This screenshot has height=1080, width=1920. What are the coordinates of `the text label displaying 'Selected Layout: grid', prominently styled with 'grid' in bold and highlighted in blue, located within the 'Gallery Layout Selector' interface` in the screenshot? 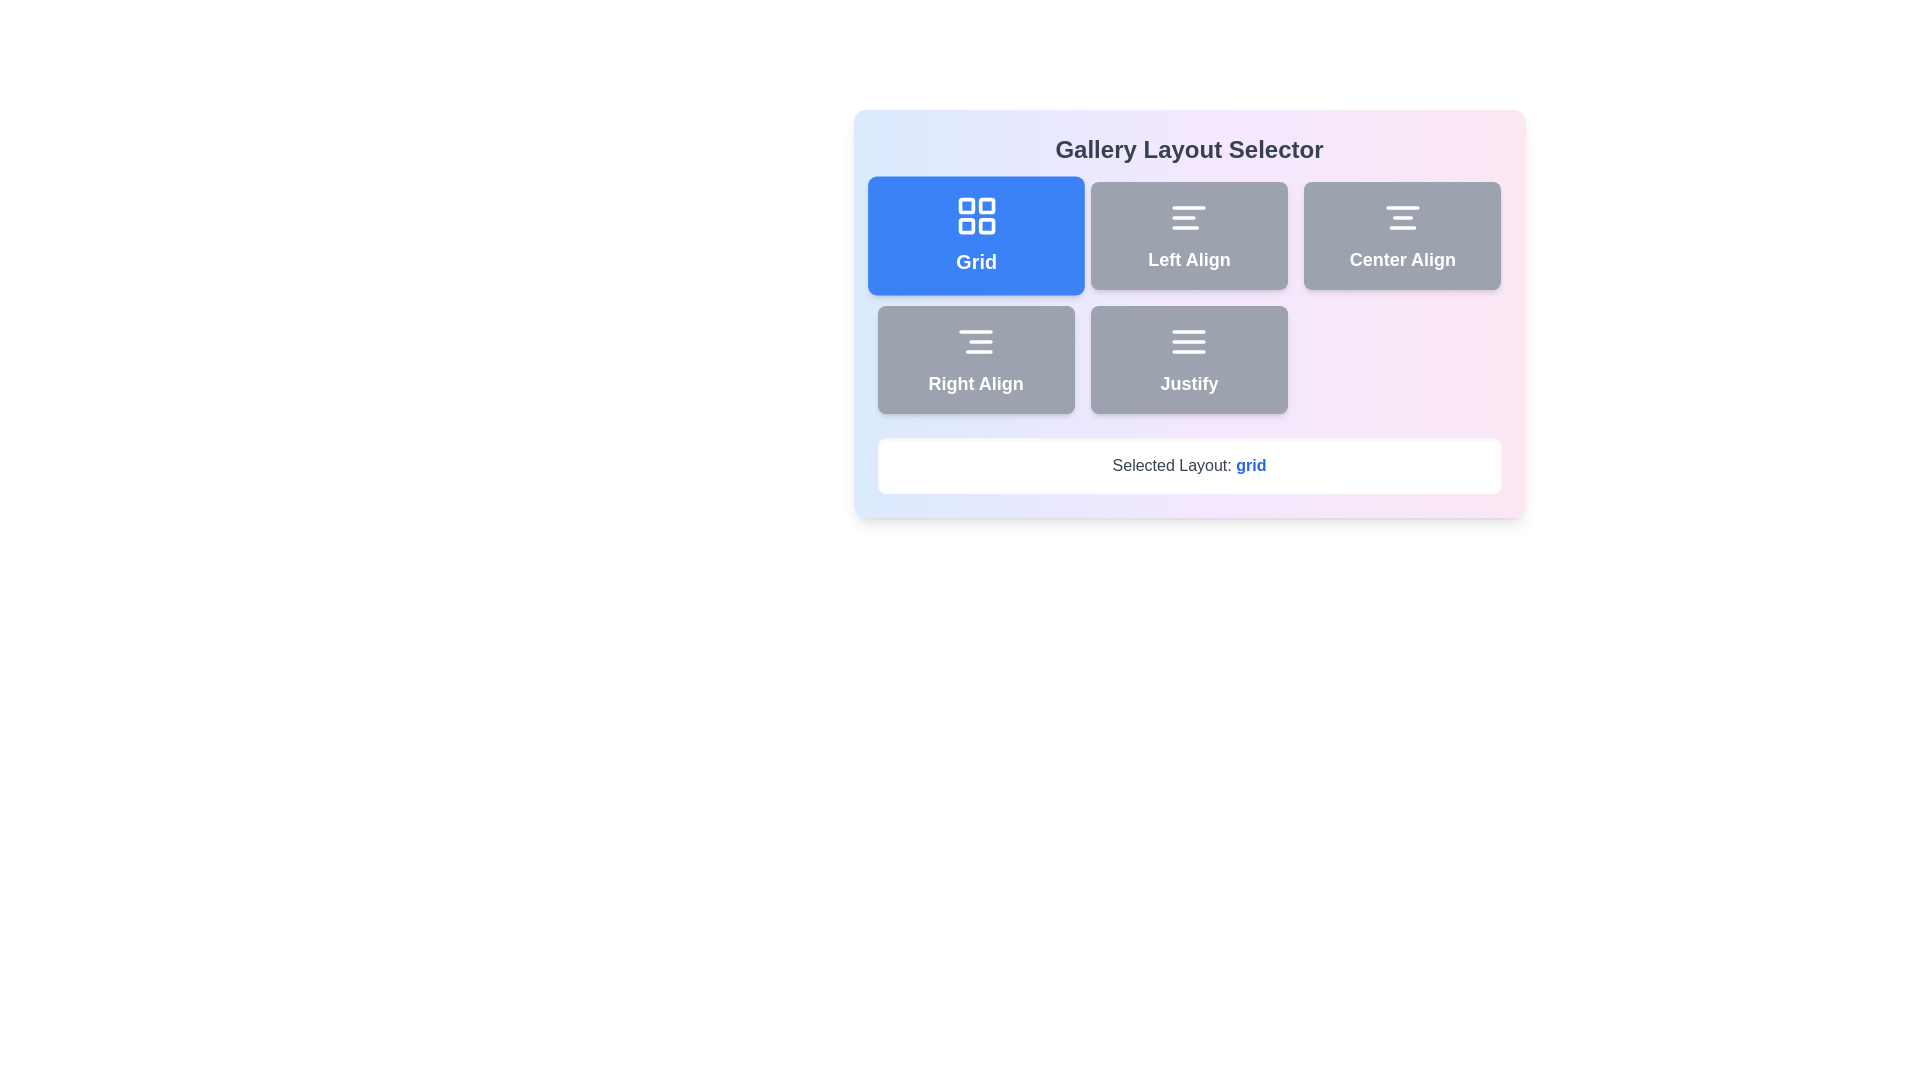 It's located at (1189, 466).